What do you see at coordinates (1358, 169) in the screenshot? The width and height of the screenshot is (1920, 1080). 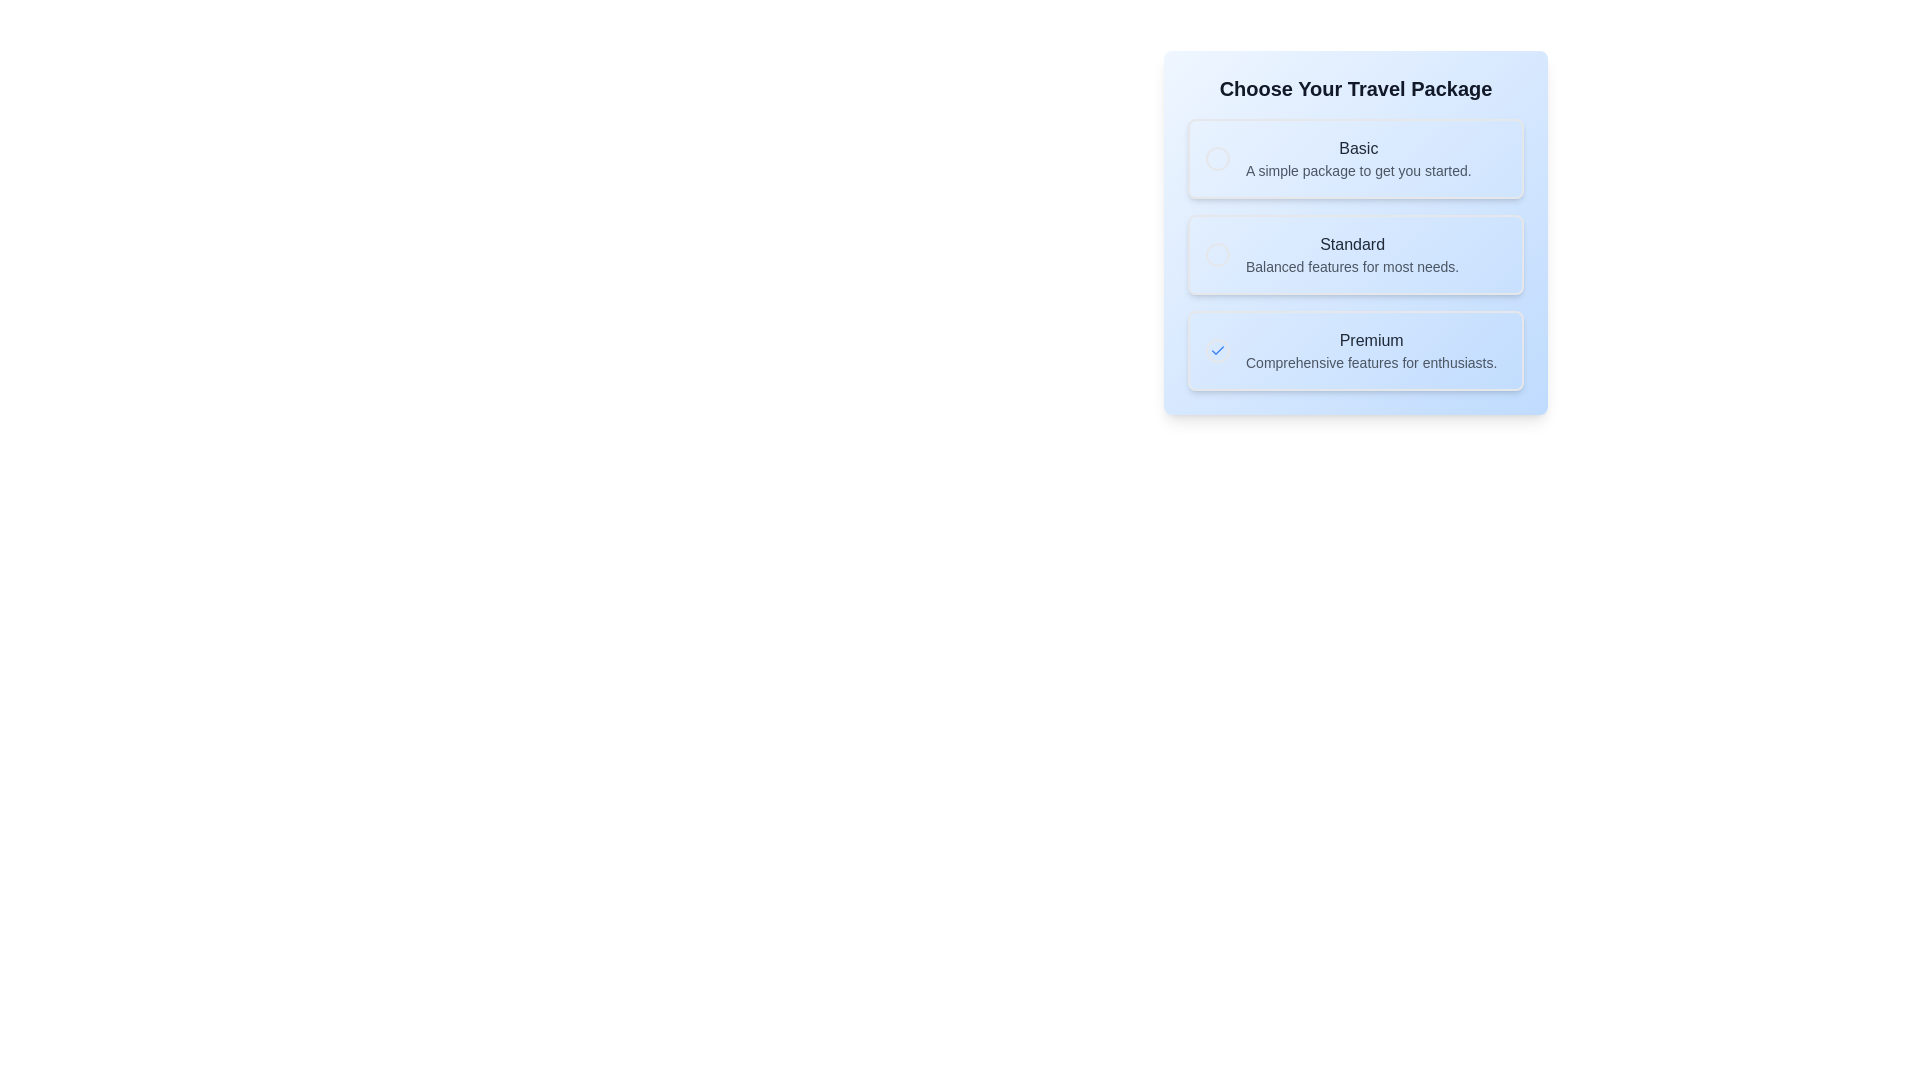 I see `the text label 'A simple package to get you started.' which is positioned directly below the title 'Basic' in a light-blue background section` at bounding box center [1358, 169].